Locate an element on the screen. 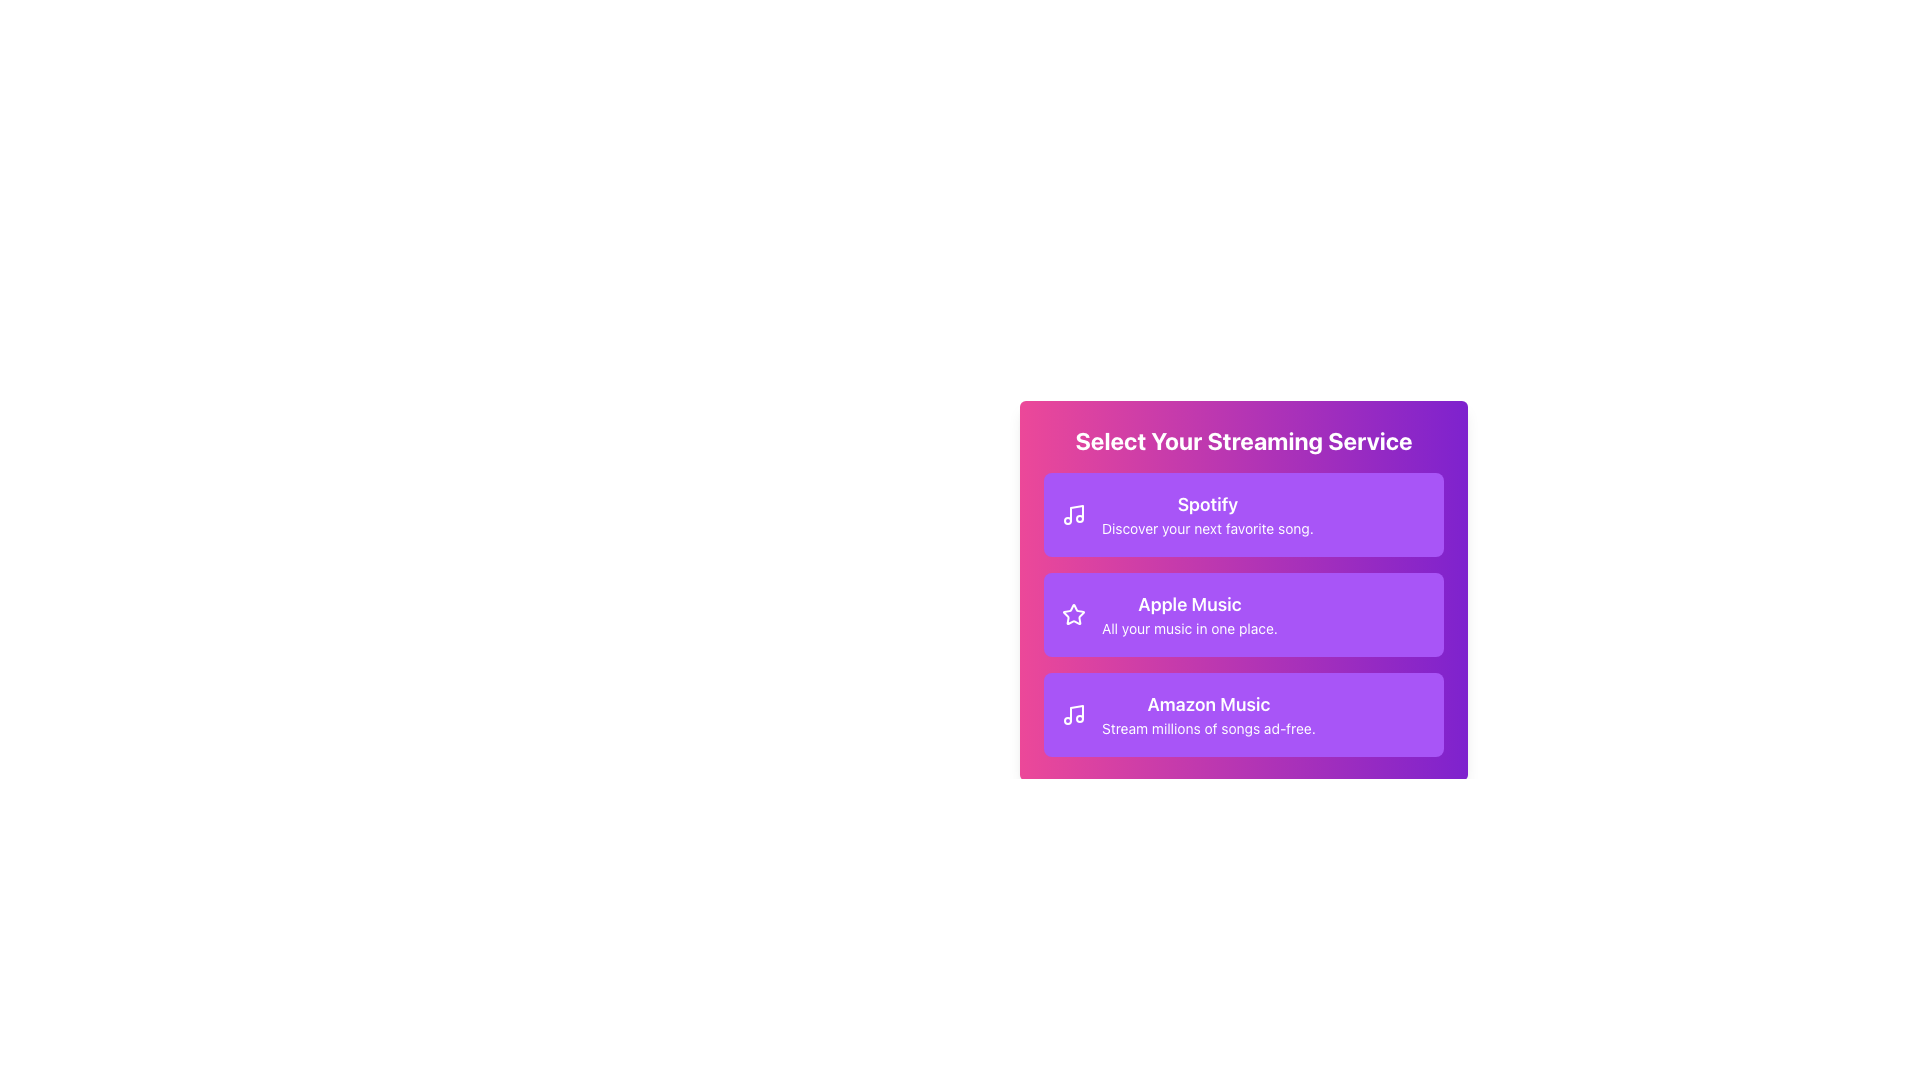  the 'Amazon Music' button, which is the third option in the 'Select Your Streaming Service' card is located at coordinates (1207, 713).